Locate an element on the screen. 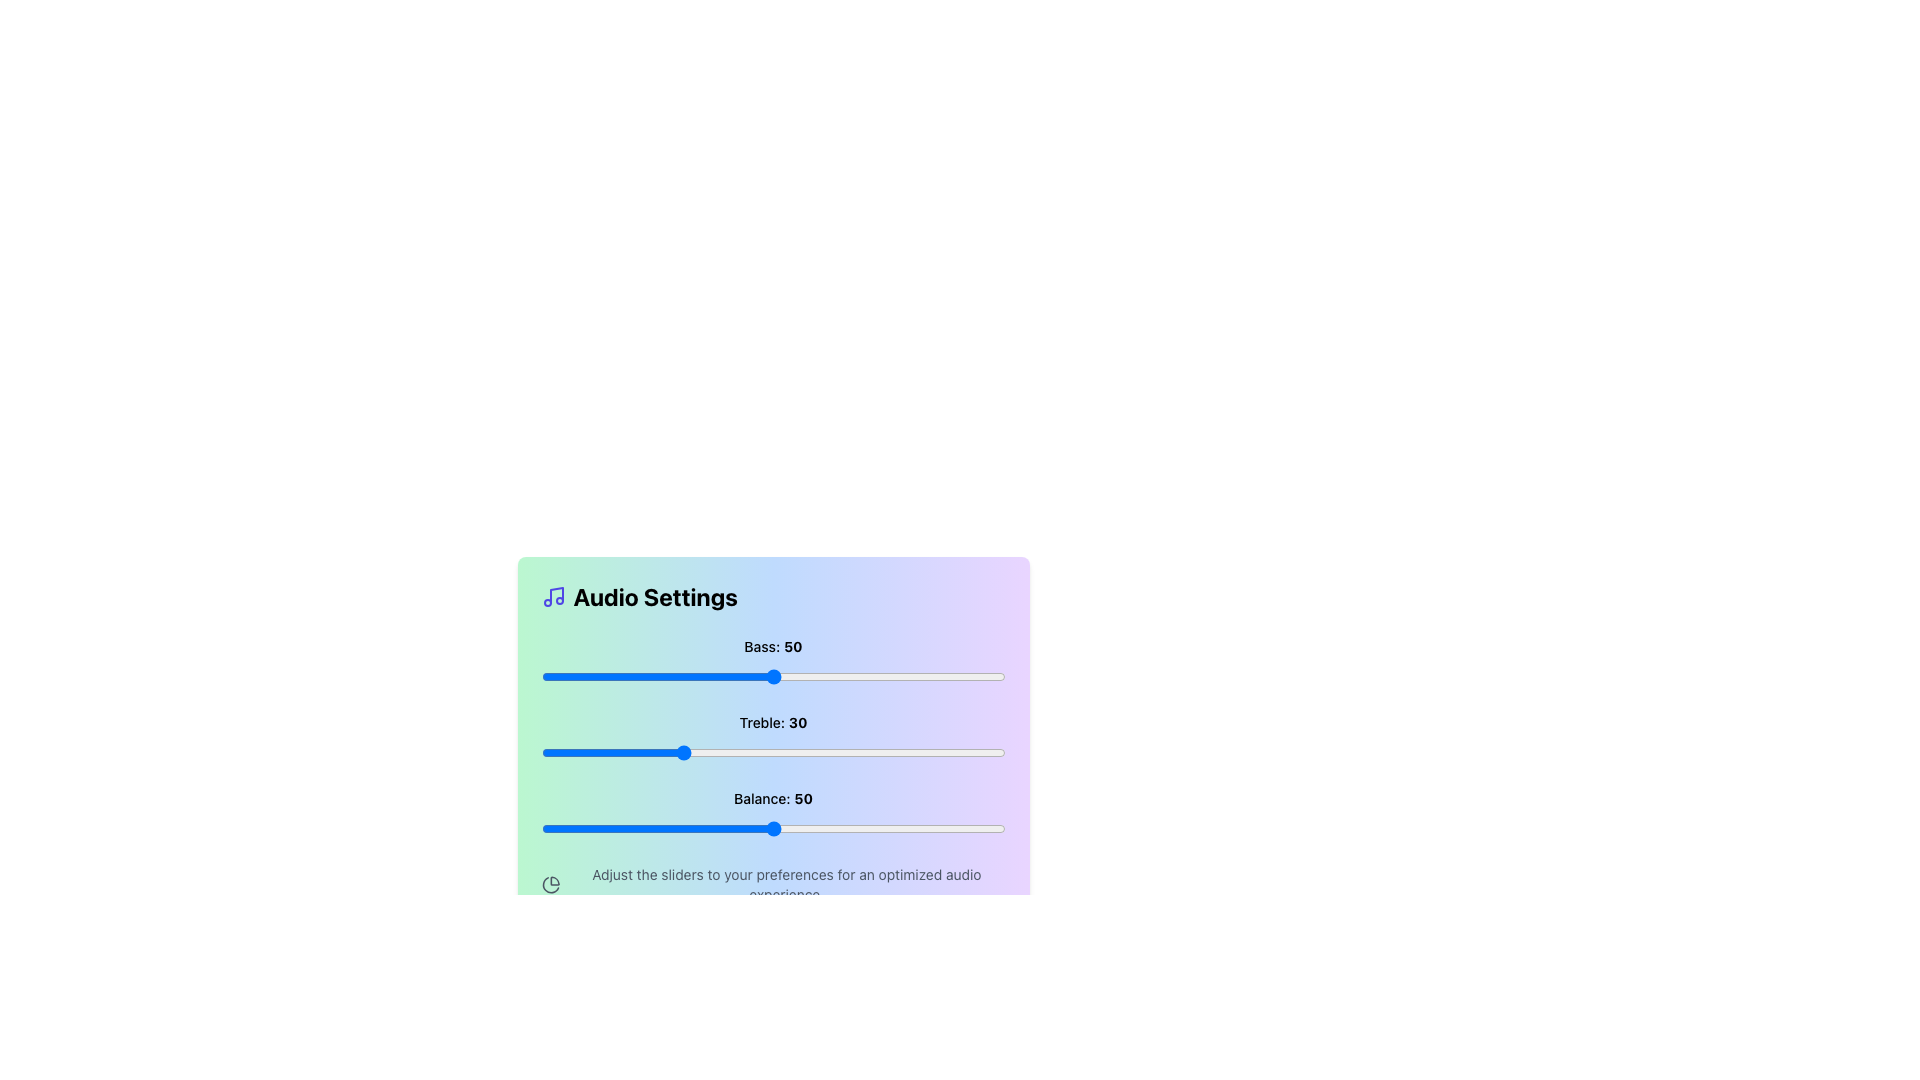 The height and width of the screenshot is (1080, 1920). the balance is located at coordinates (758, 829).